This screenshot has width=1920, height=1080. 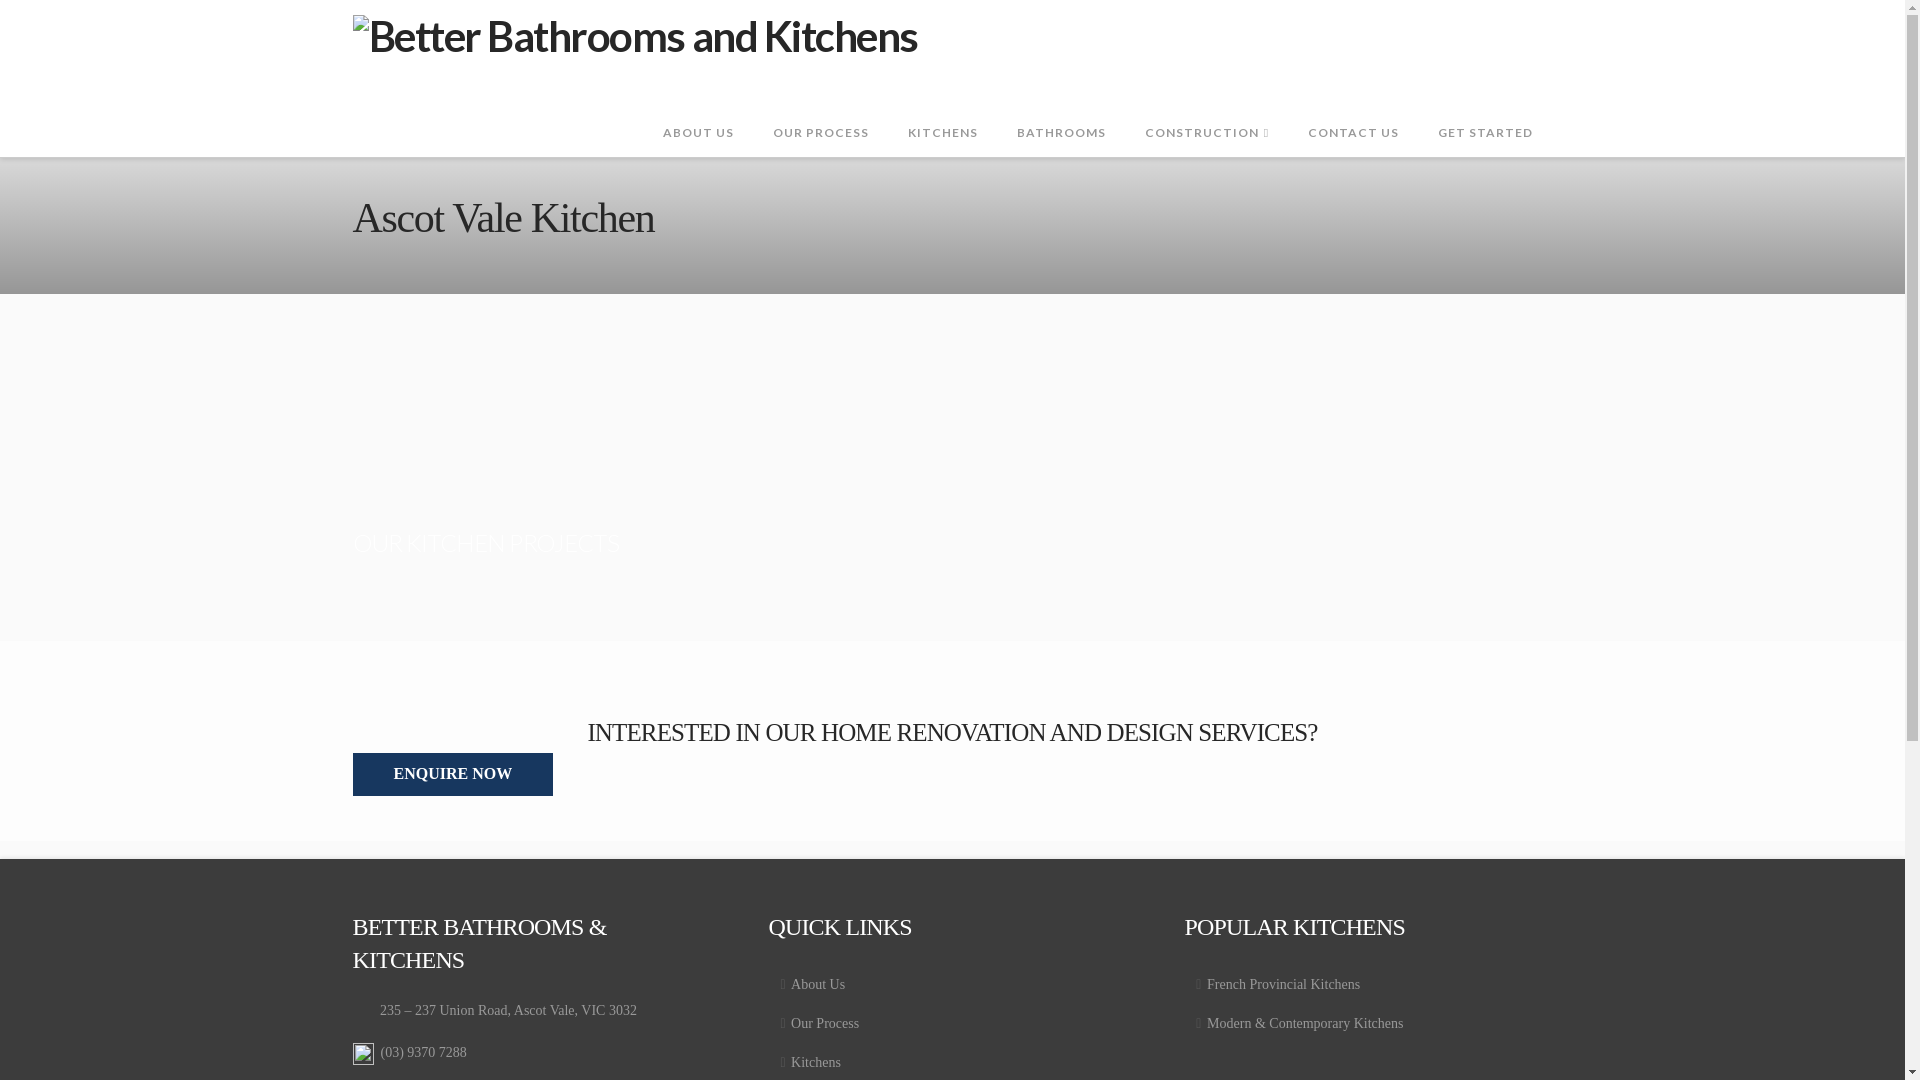 I want to click on 'BATHROOMS', so click(x=1059, y=111).